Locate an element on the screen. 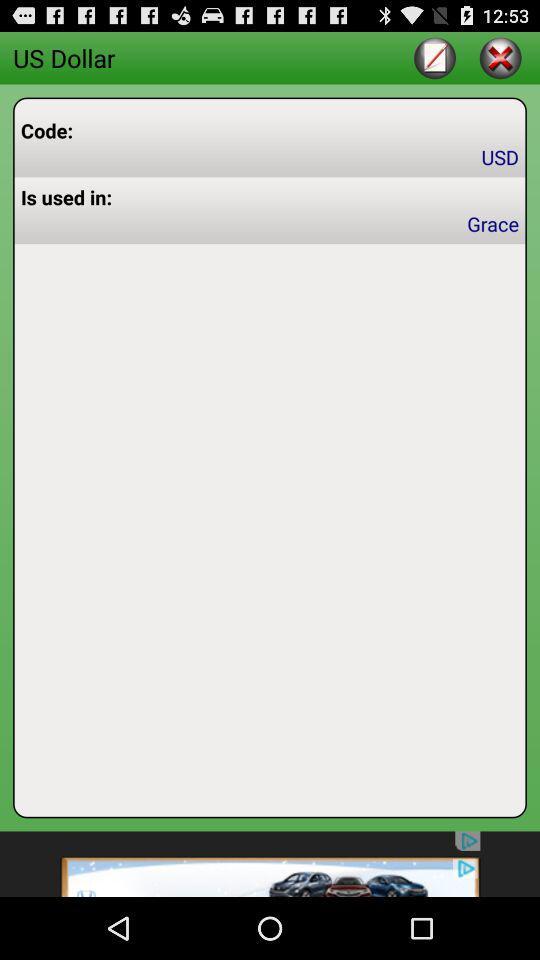 This screenshot has width=540, height=960. click on advertisement below is located at coordinates (270, 863).